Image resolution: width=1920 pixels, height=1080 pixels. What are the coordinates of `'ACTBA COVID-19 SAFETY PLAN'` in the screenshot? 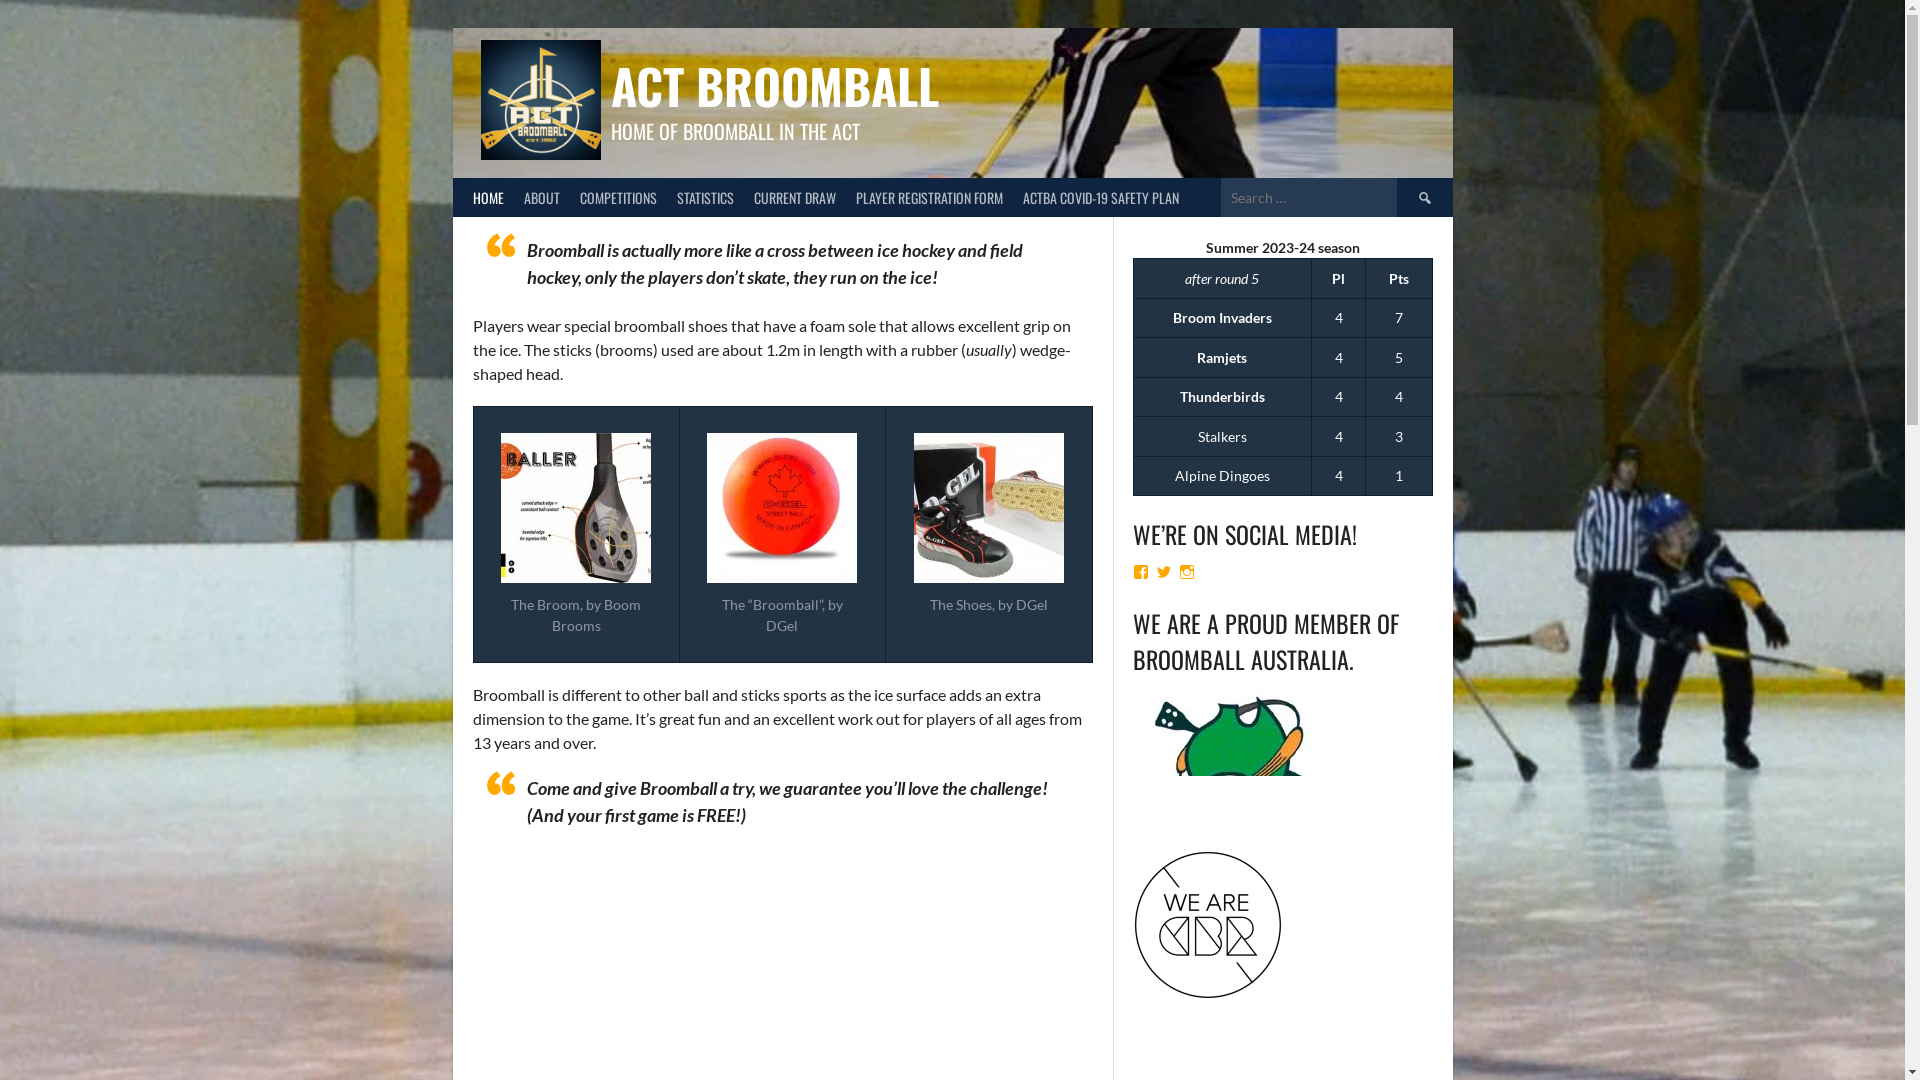 It's located at (1098, 197).